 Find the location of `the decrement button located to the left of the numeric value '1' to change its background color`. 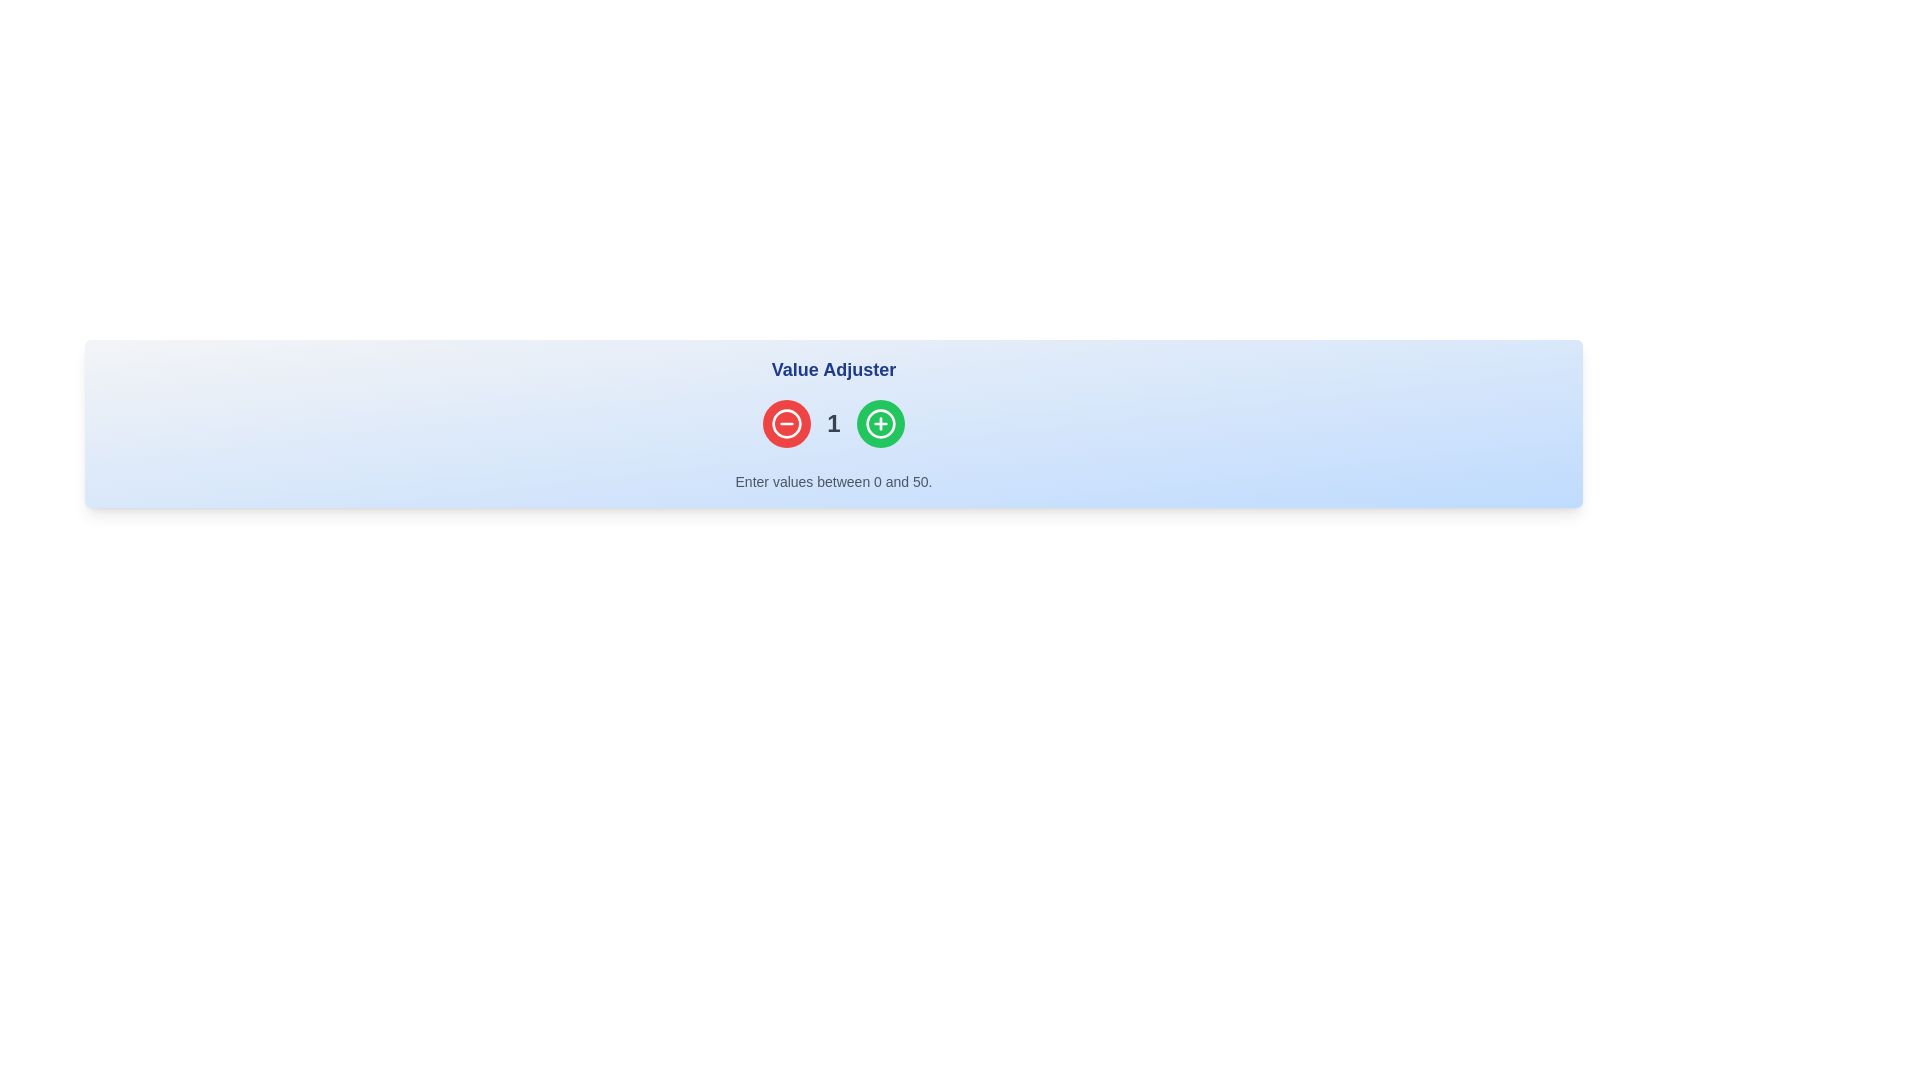

the decrement button located to the left of the numeric value '1' to change its background color is located at coordinates (786, 423).